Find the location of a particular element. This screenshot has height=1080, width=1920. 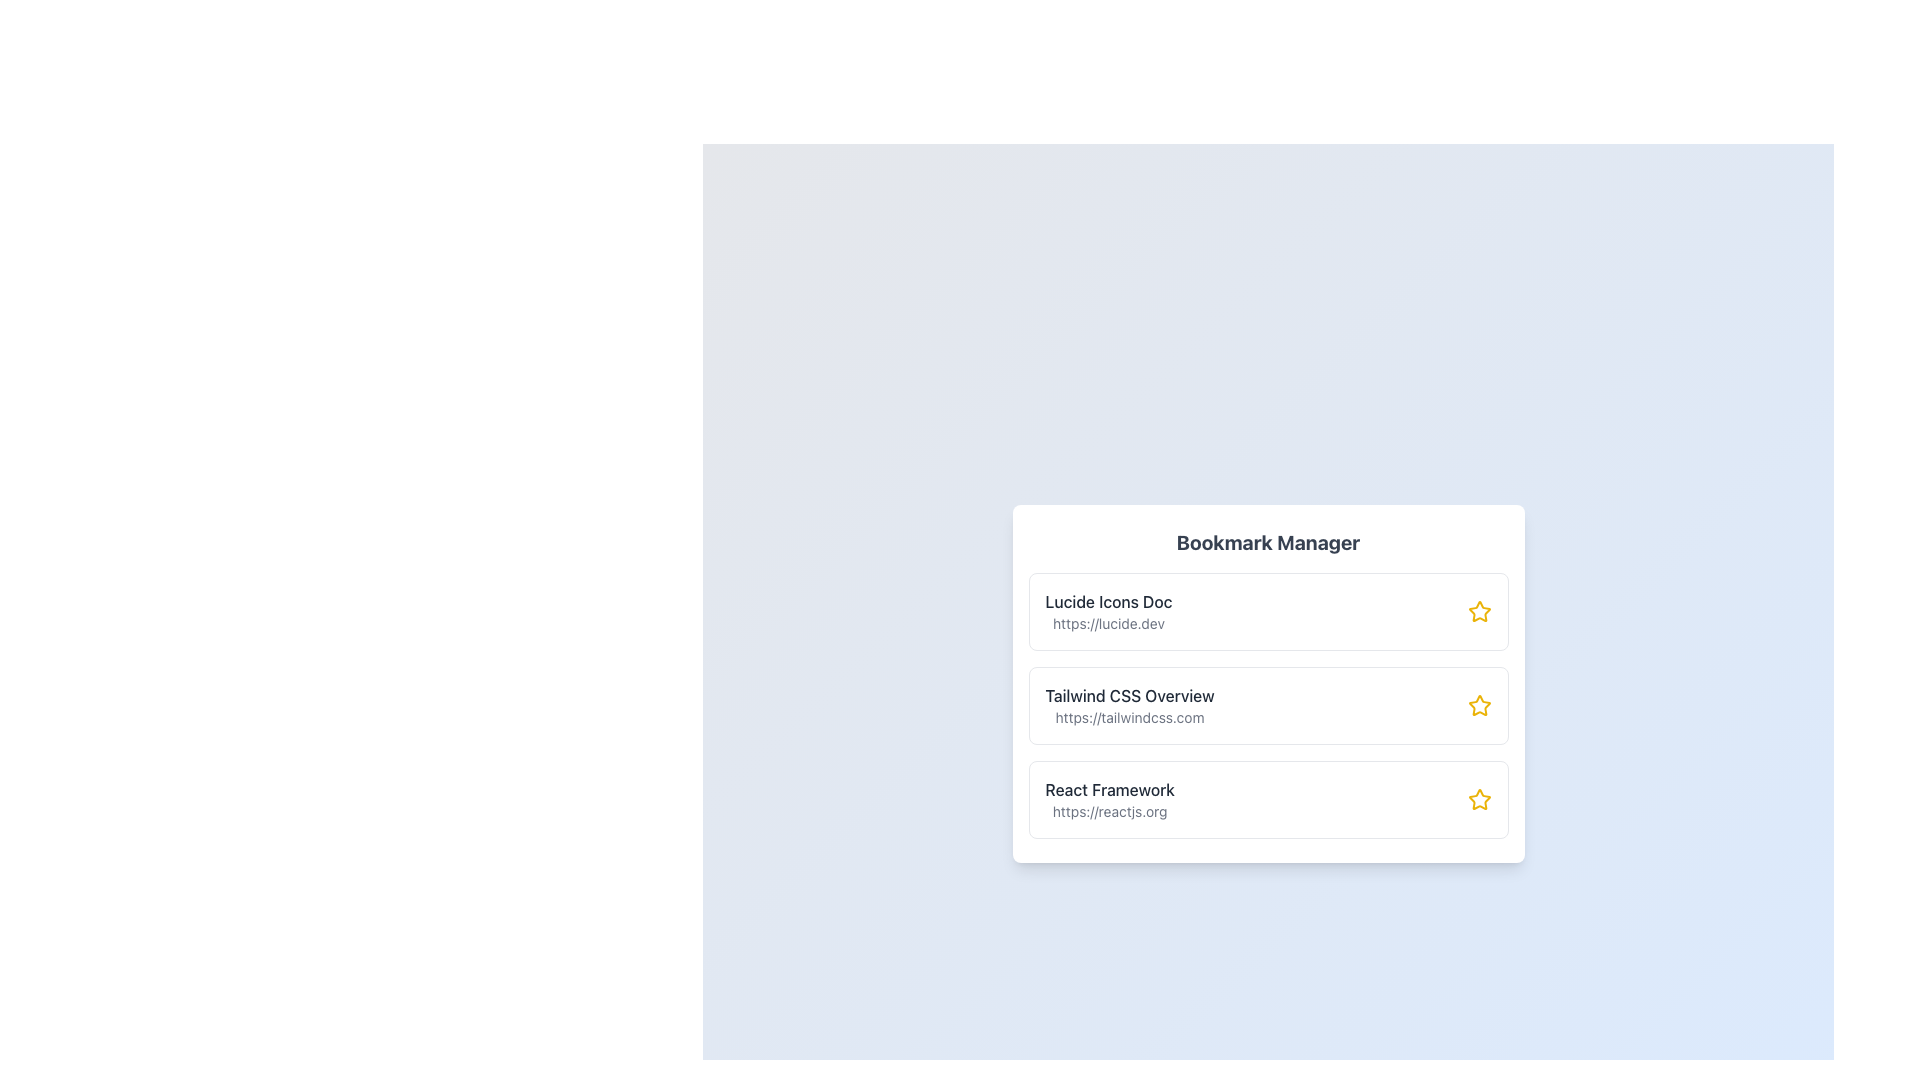

the star-shaped icon with a yellow border located next to 'Lucide Icons Doc' in the 'Bookmark Manager' is located at coordinates (1478, 609).